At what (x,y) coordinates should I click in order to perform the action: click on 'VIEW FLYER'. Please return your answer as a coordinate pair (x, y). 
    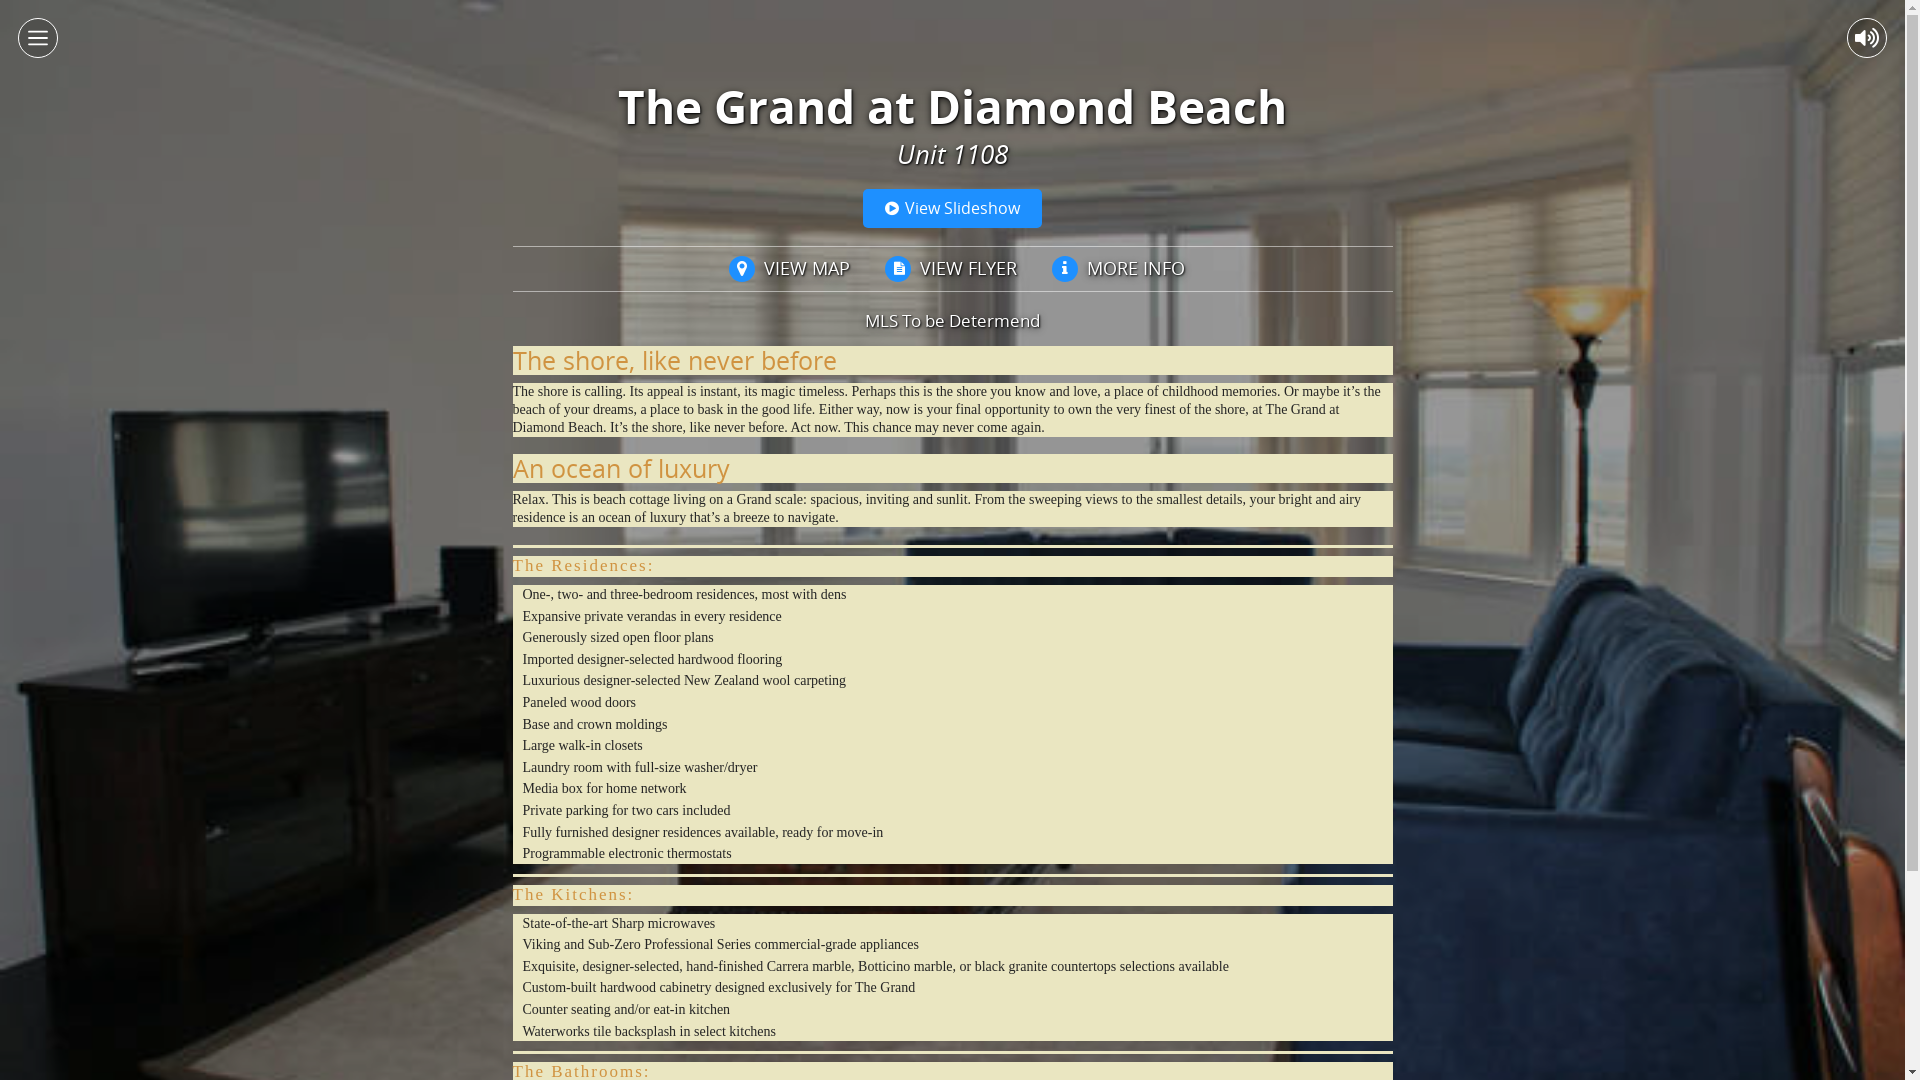
    Looking at the image, I should click on (945, 268).